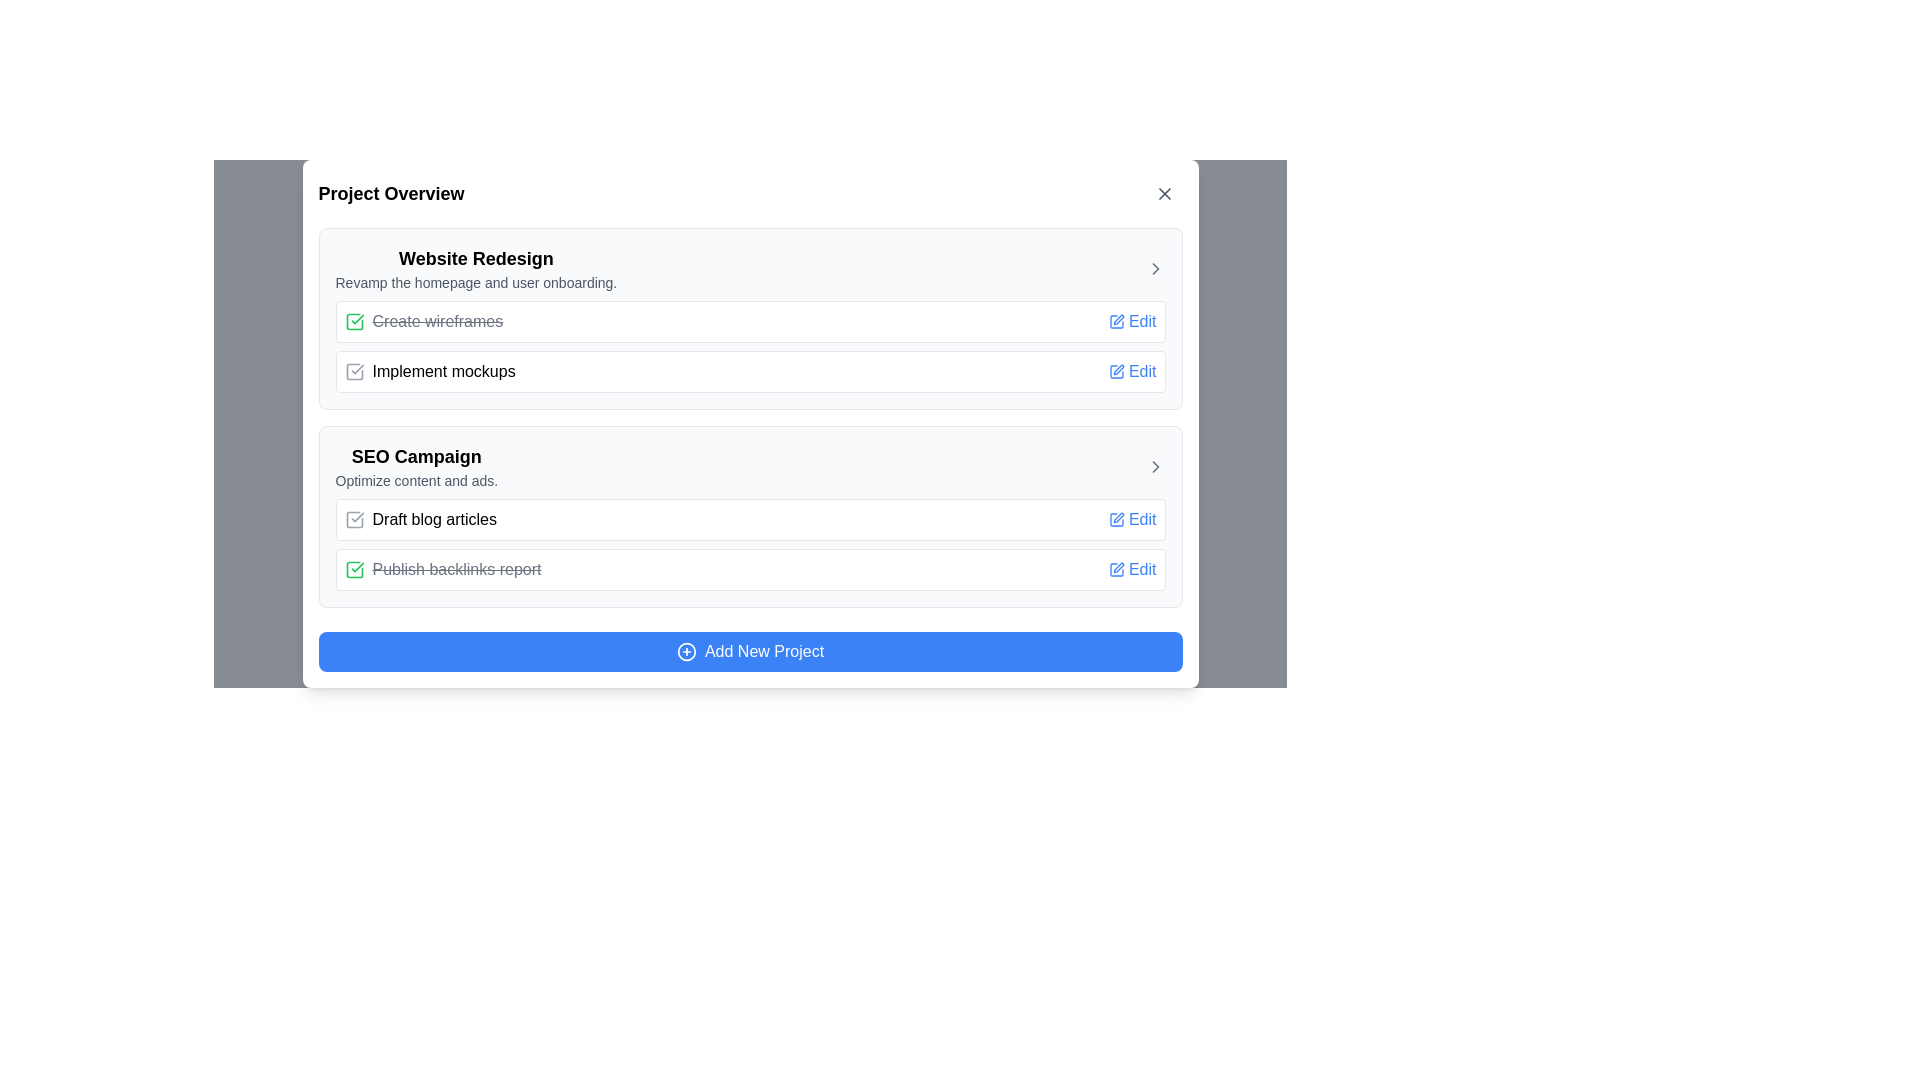 Image resolution: width=1920 pixels, height=1080 pixels. Describe the element at coordinates (1115, 570) in the screenshot. I see `the miniature pen and square icon representing editing functionality, which is located to the left of the 'Edit' label` at that location.